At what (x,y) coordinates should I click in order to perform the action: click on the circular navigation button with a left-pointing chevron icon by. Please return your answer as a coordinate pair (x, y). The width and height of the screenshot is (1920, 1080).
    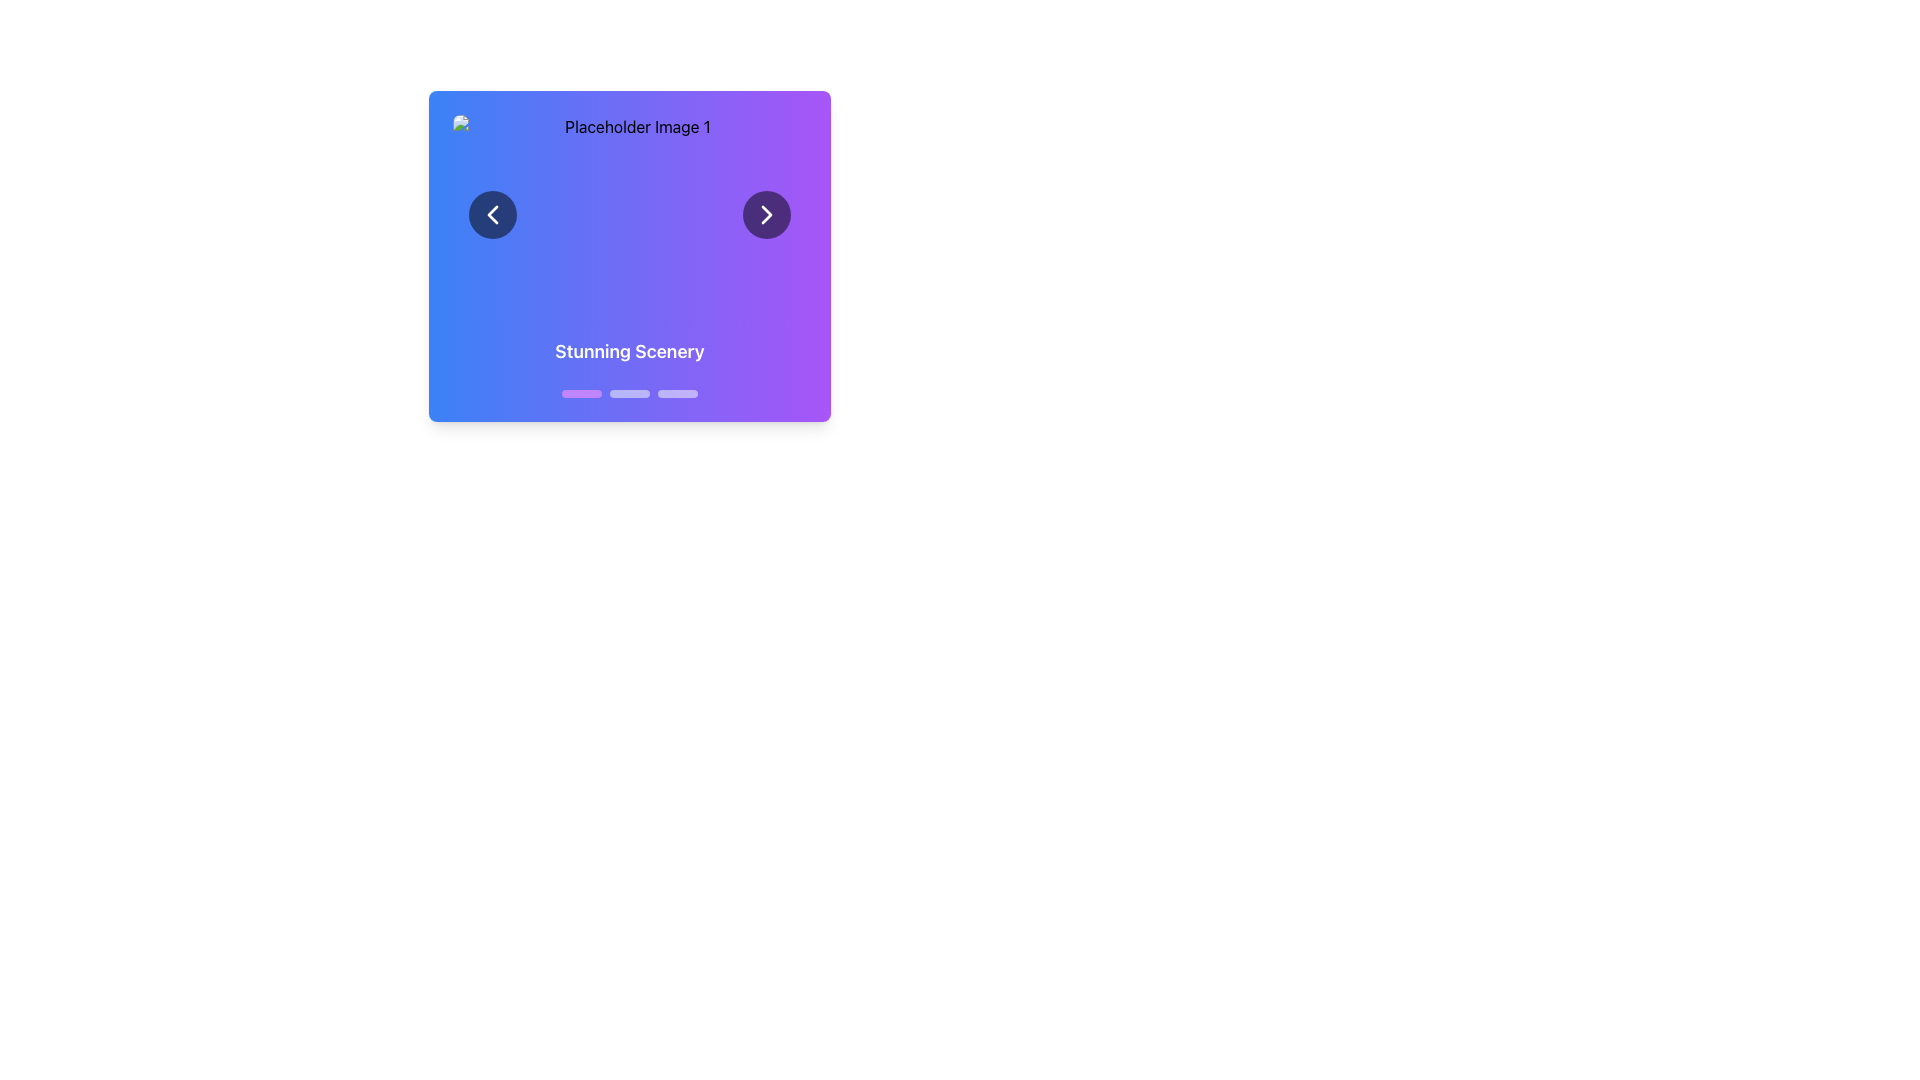
    Looking at the image, I should click on (493, 213).